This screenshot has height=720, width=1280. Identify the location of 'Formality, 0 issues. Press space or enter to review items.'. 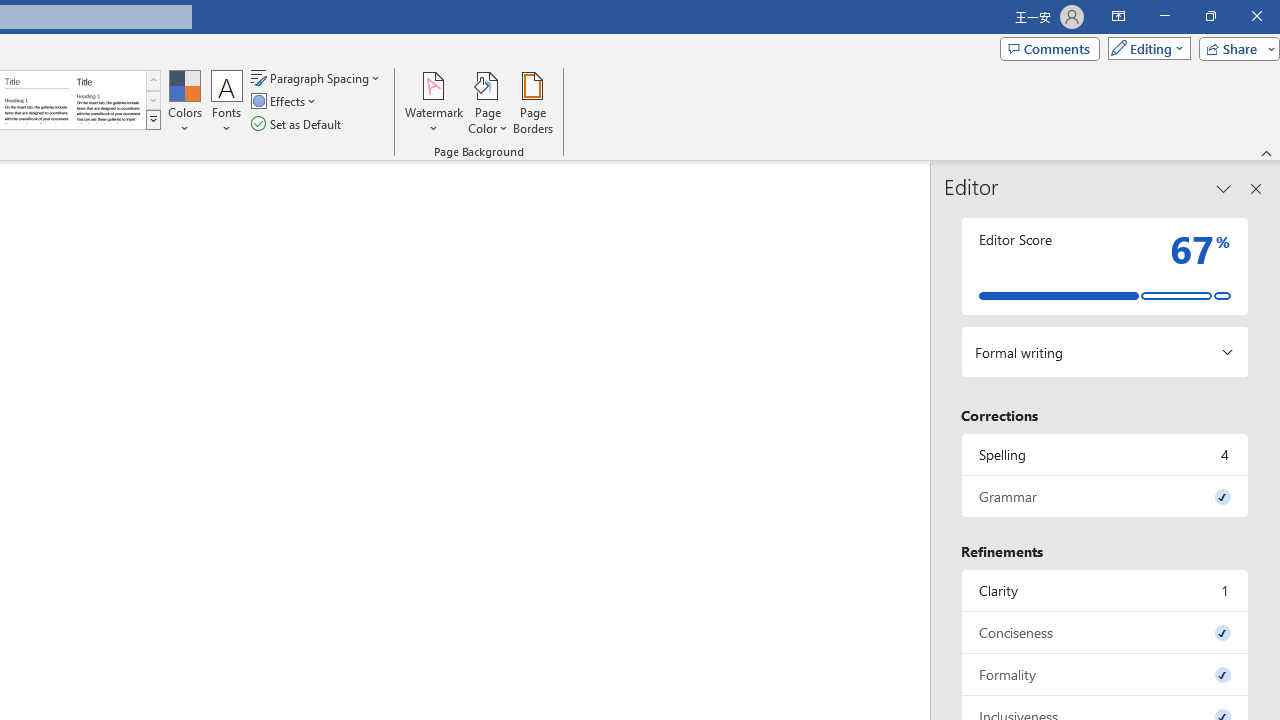
(1104, 674).